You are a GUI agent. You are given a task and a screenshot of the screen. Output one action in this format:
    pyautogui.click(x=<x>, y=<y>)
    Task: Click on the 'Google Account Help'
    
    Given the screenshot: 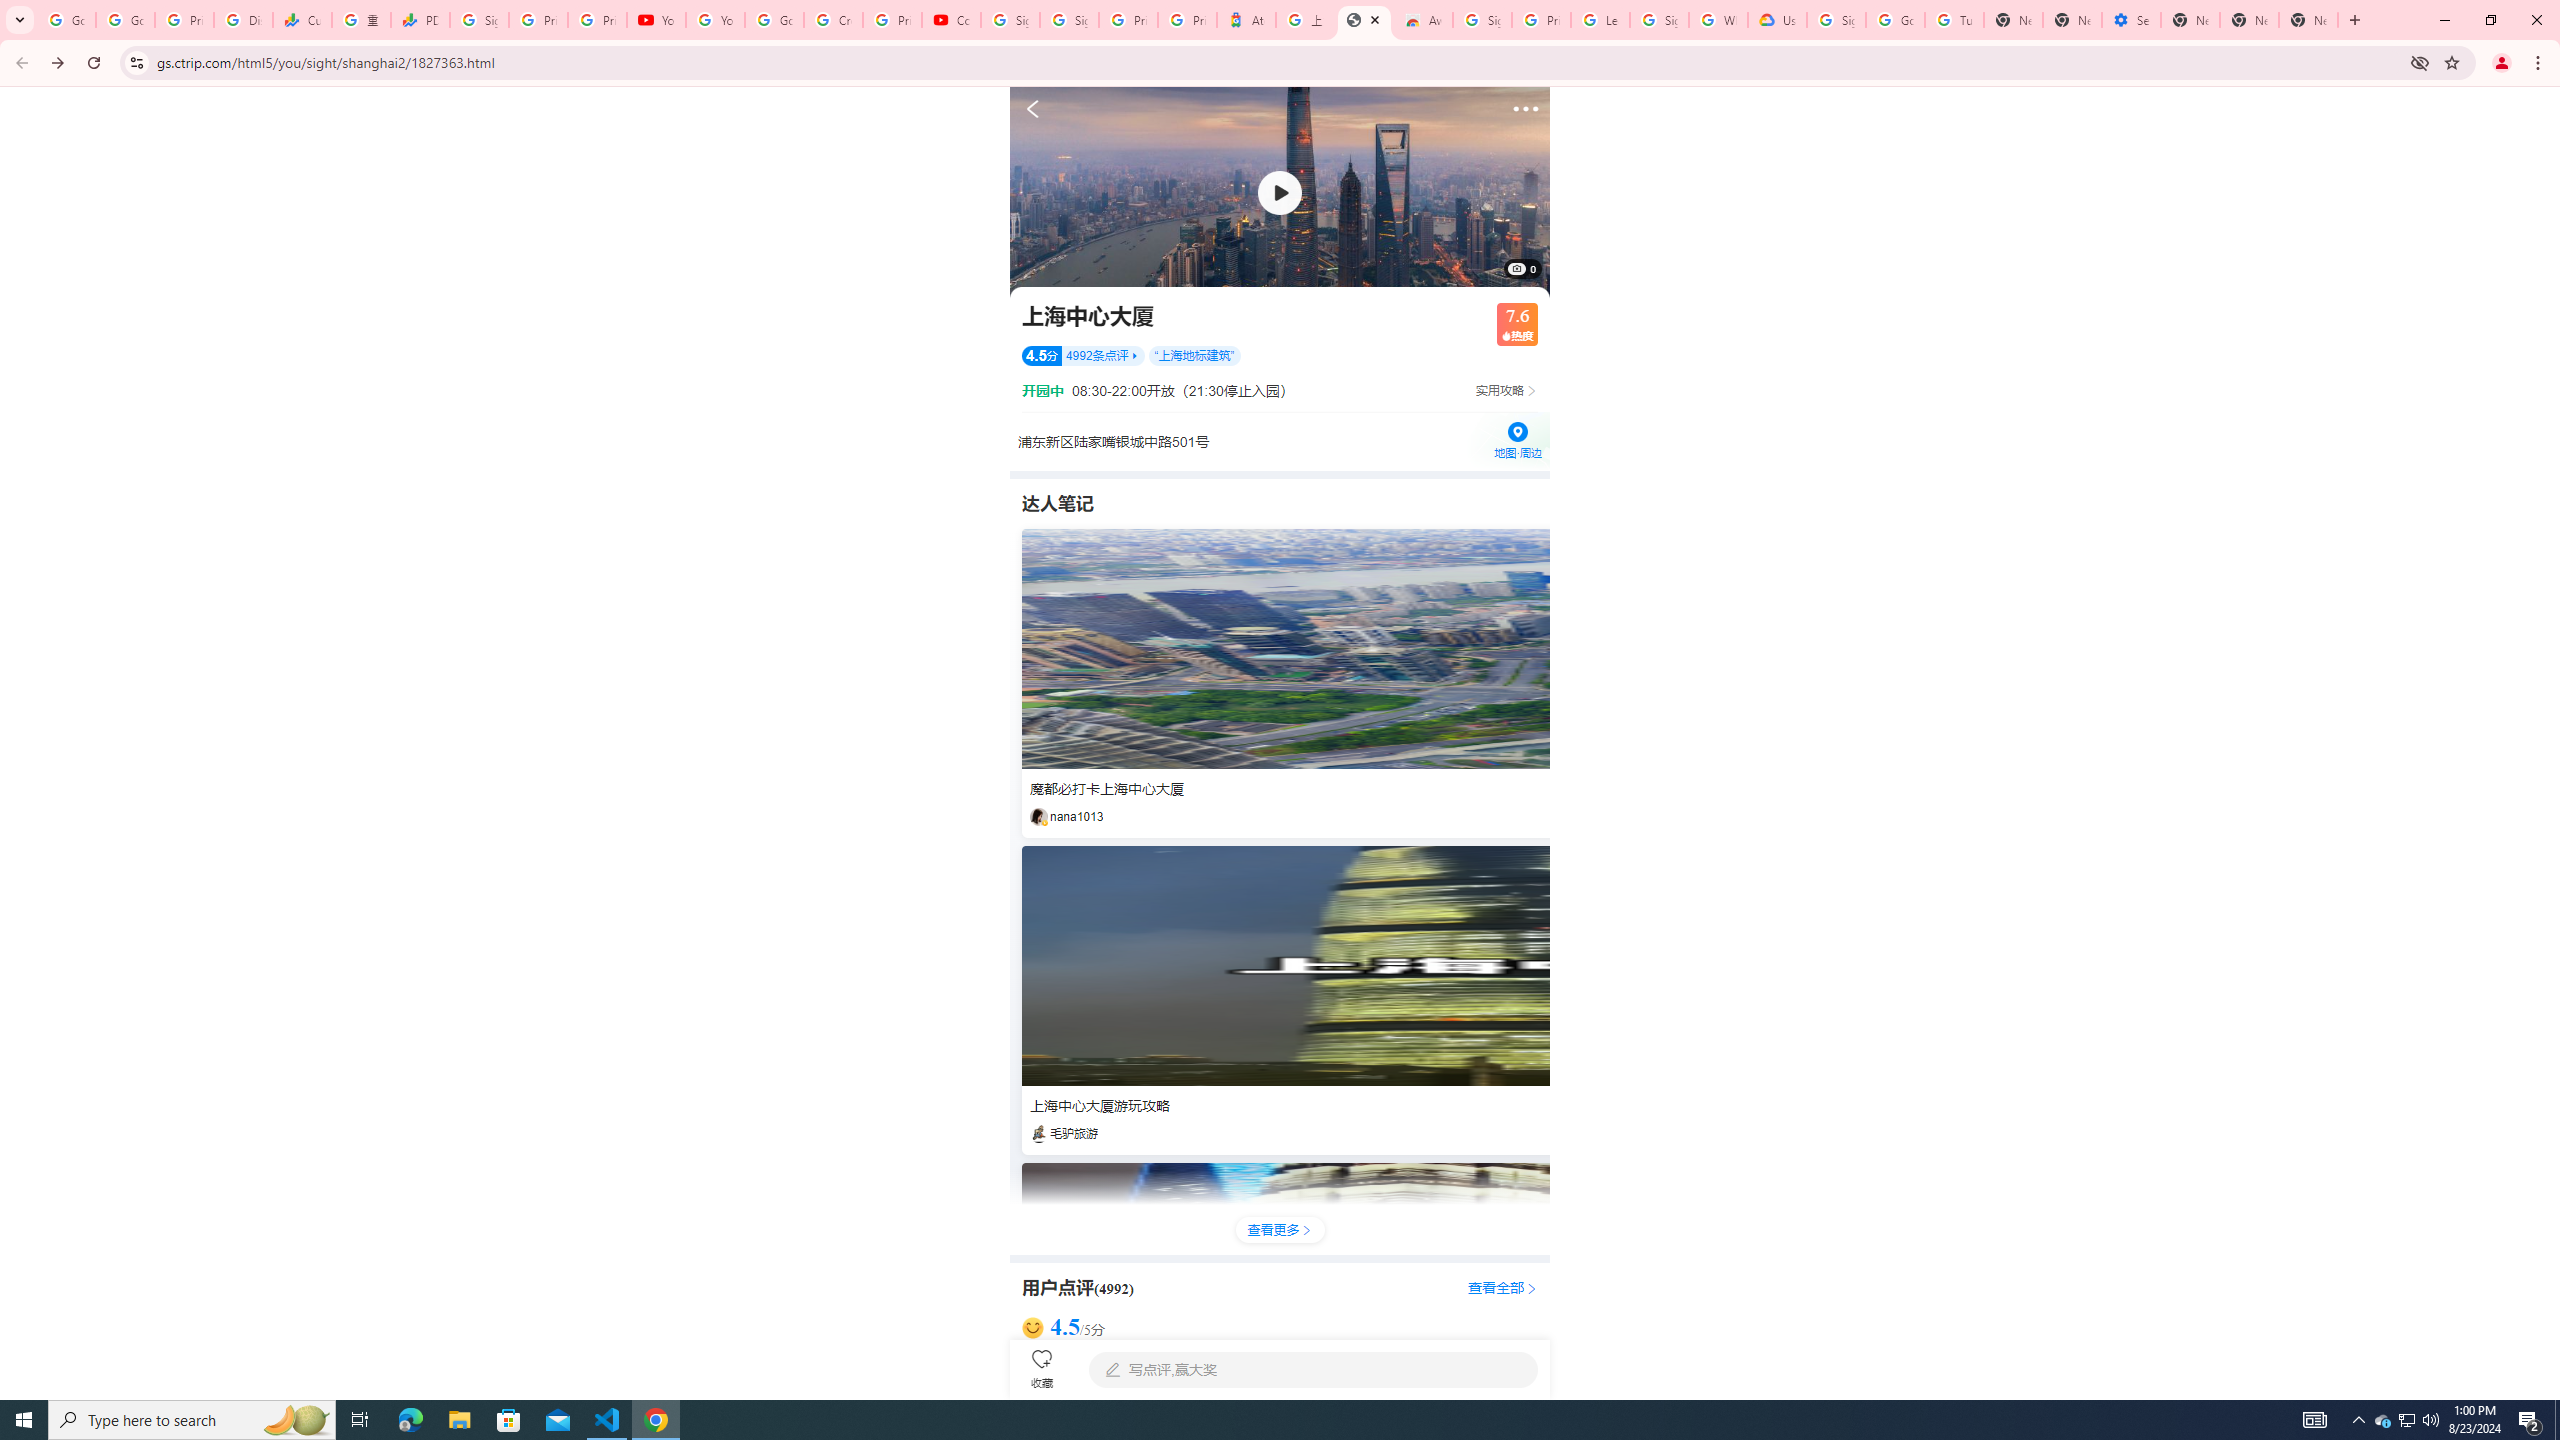 What is the action you would take?
    pyautogui.click(x=1893, y=19)
    